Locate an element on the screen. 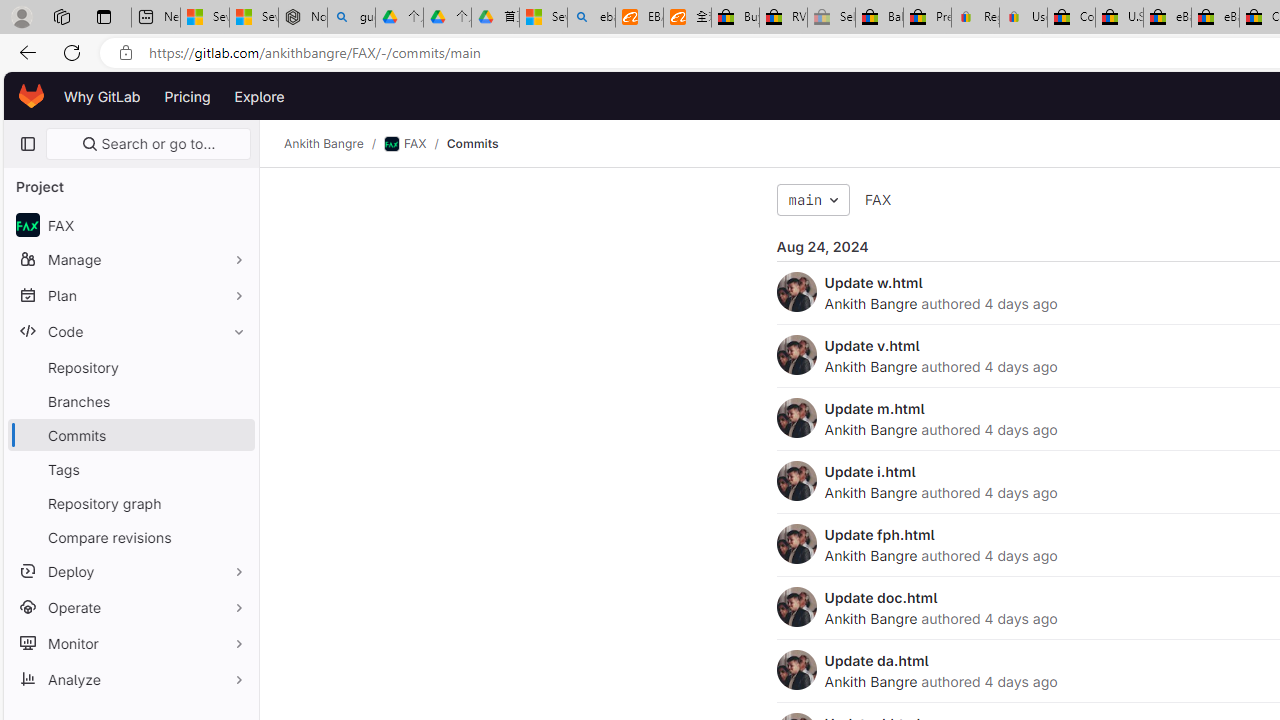 The width and height of the screenshot is (1280, 720). 'Update v.html' is located at coordinates (872, 344).